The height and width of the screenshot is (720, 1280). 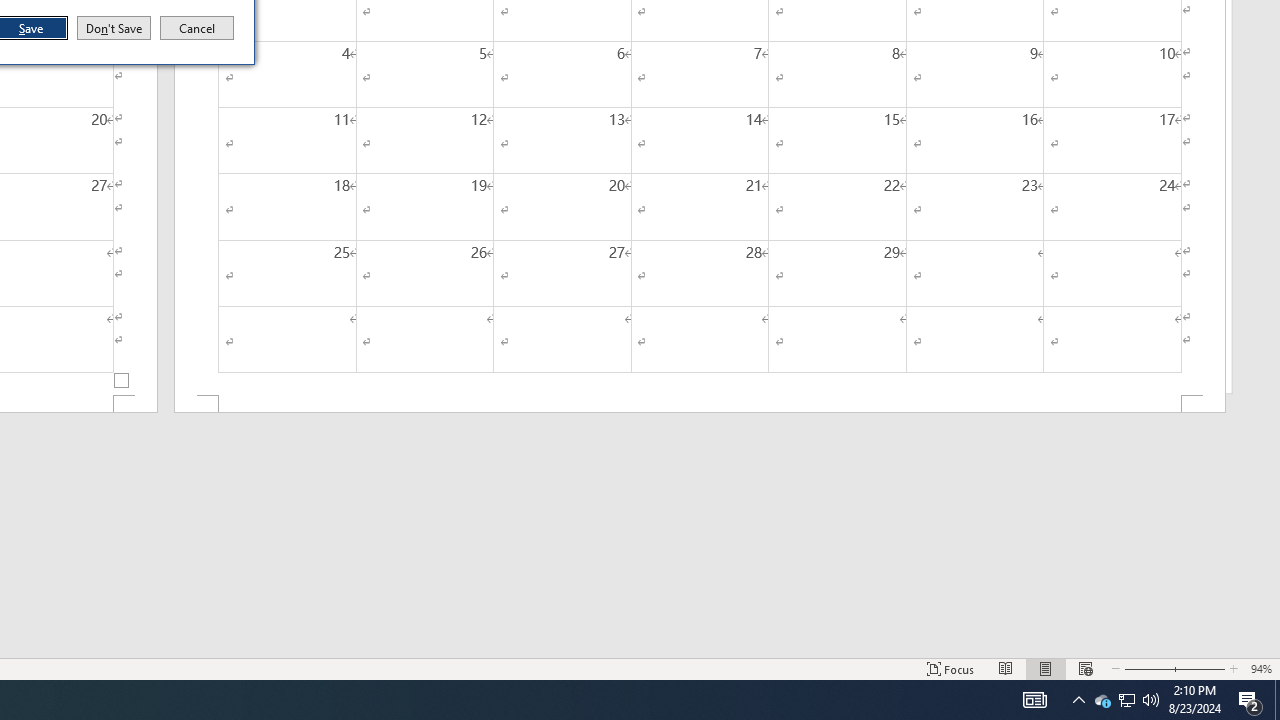 What do you see at coordinates (1250, 698) in the screenshot?
I see `'Action Center, 2 new notifications'` at bounding box center [1250, 698].